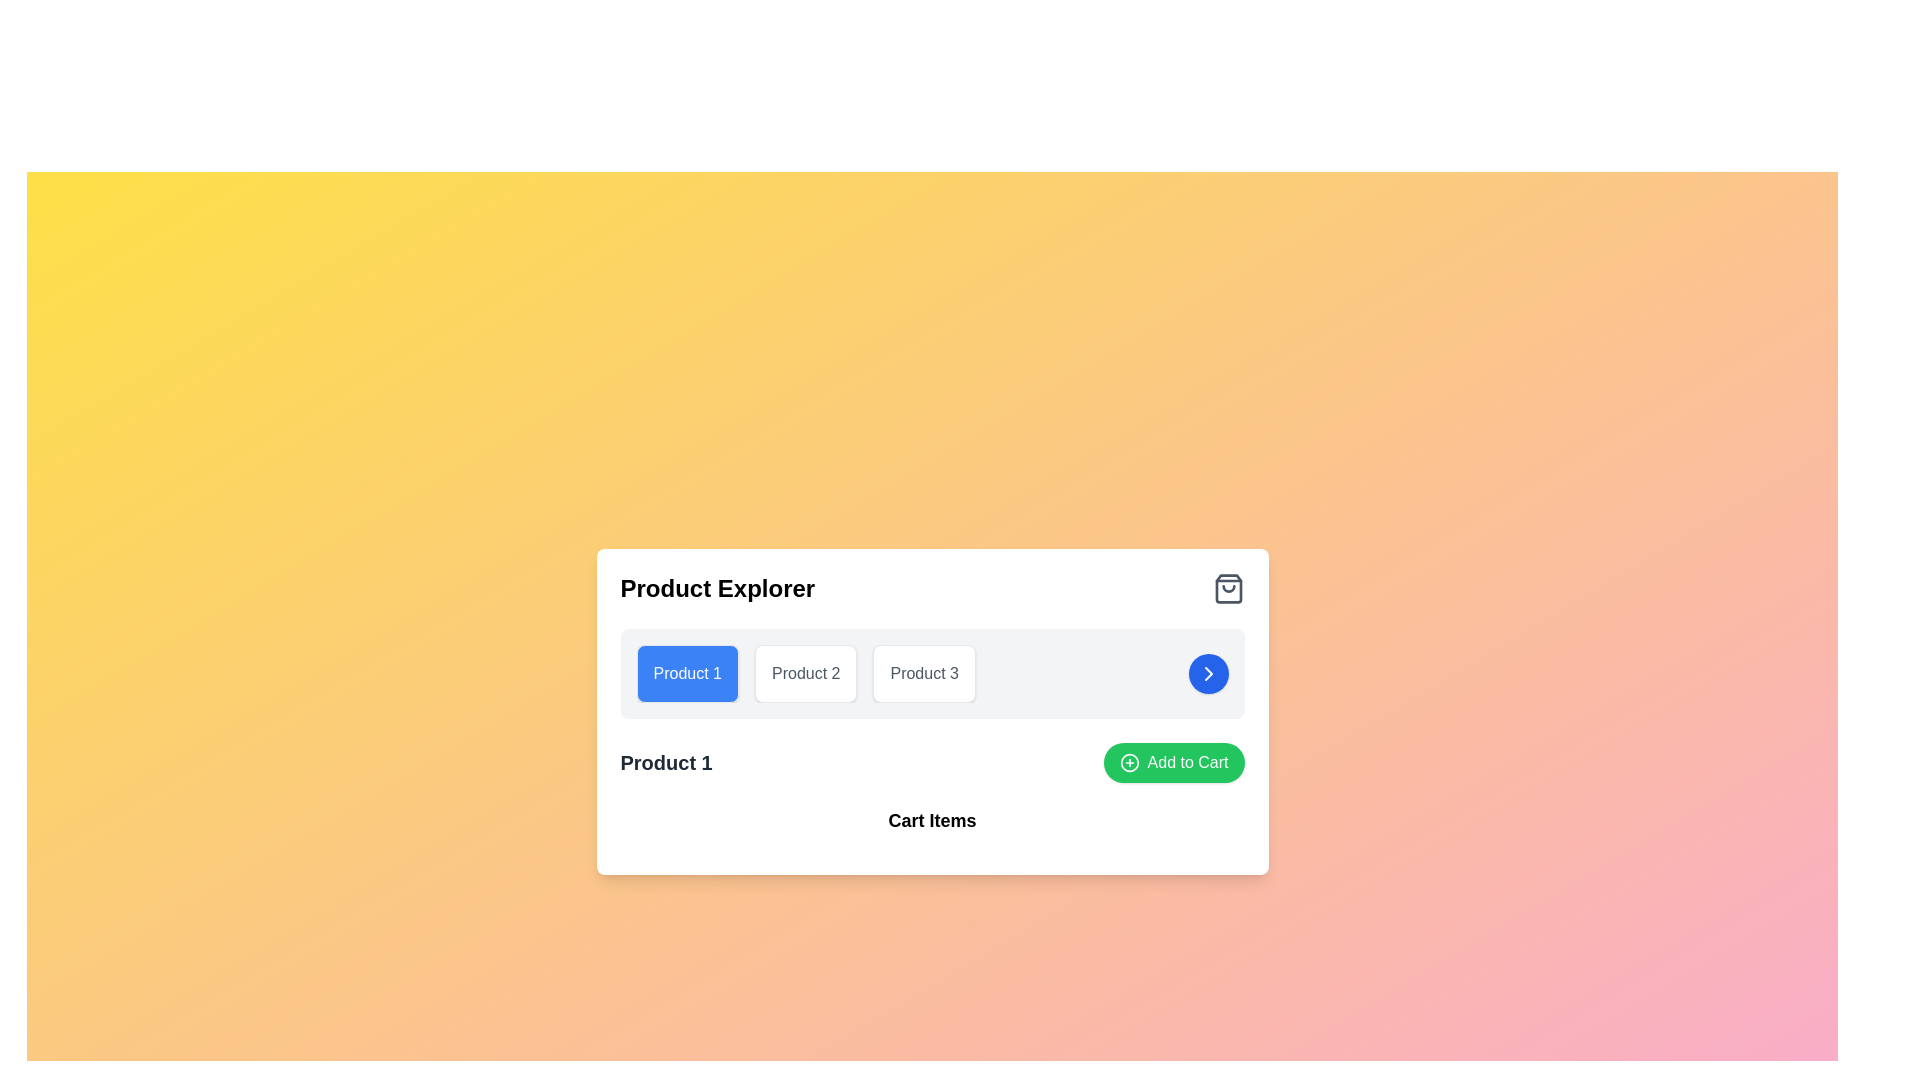  What do you see at coordinates (1207, 674) in the screenshot?
I see `the navigation button located at the right end of the horizontal list in the 'Product Explorer' card` at bounding box center [1207, 674].